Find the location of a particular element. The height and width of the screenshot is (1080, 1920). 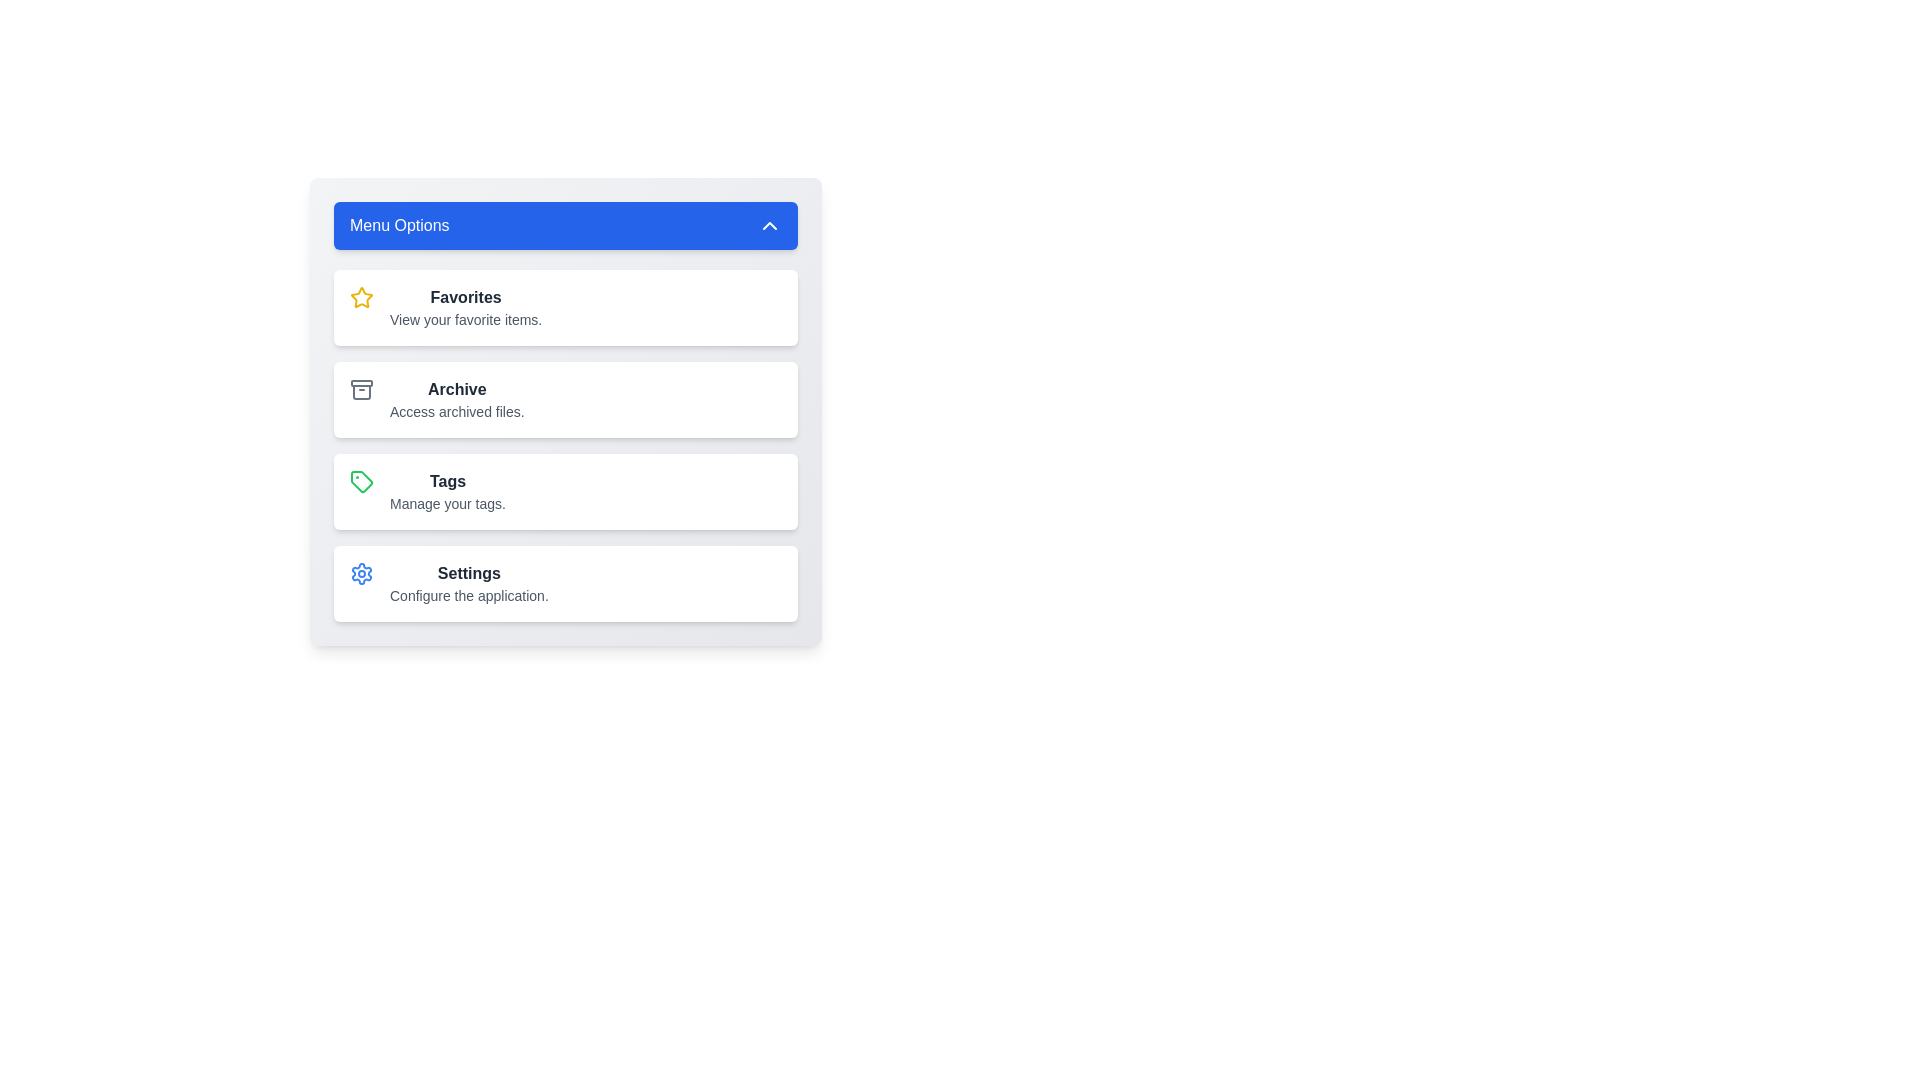

the yellow star icon representing 'favorite' status, located at the top-left corner of the 'Favorites' card, adjacent to the 'Favorites' text is located at coordinates (361, 297).